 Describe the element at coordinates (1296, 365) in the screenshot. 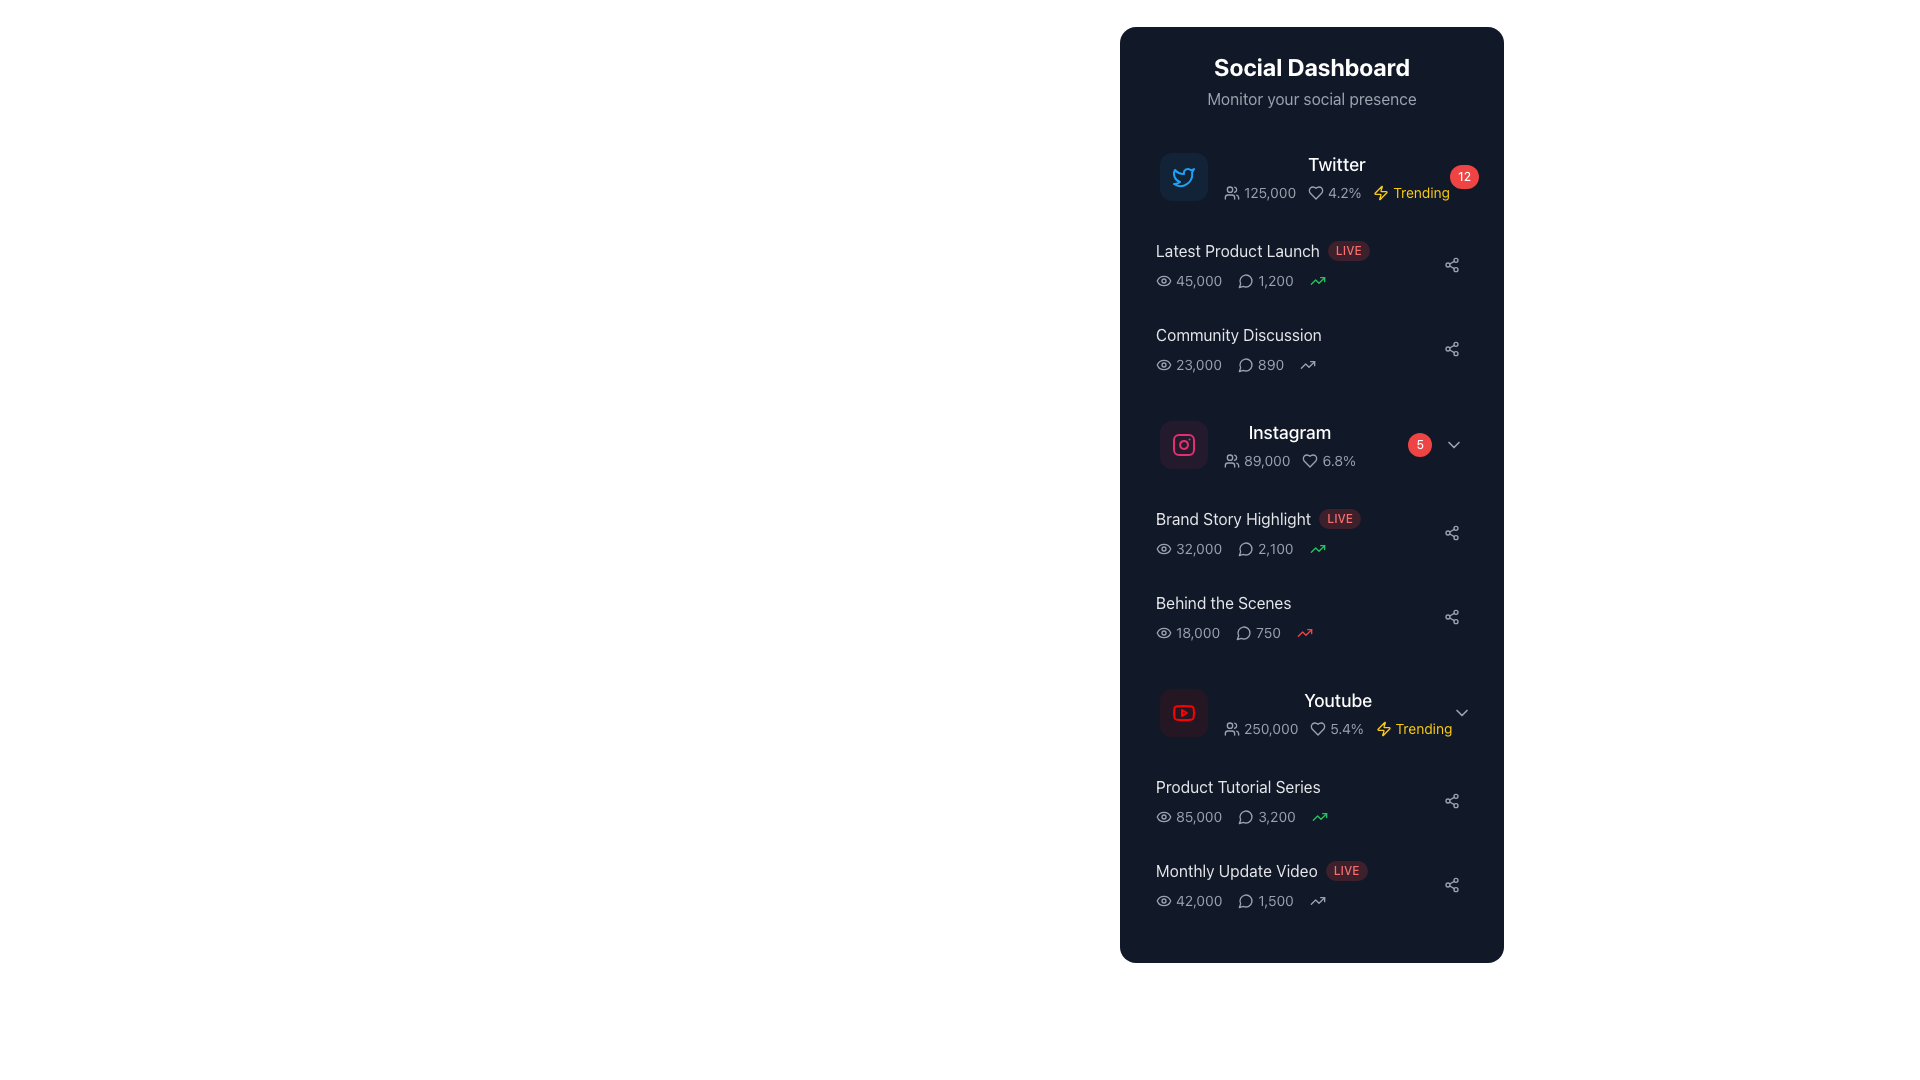

I see `the interactive icons representing views, comments, and the upward trend in the Community Discussion section, which is located just below the heading` at that location.